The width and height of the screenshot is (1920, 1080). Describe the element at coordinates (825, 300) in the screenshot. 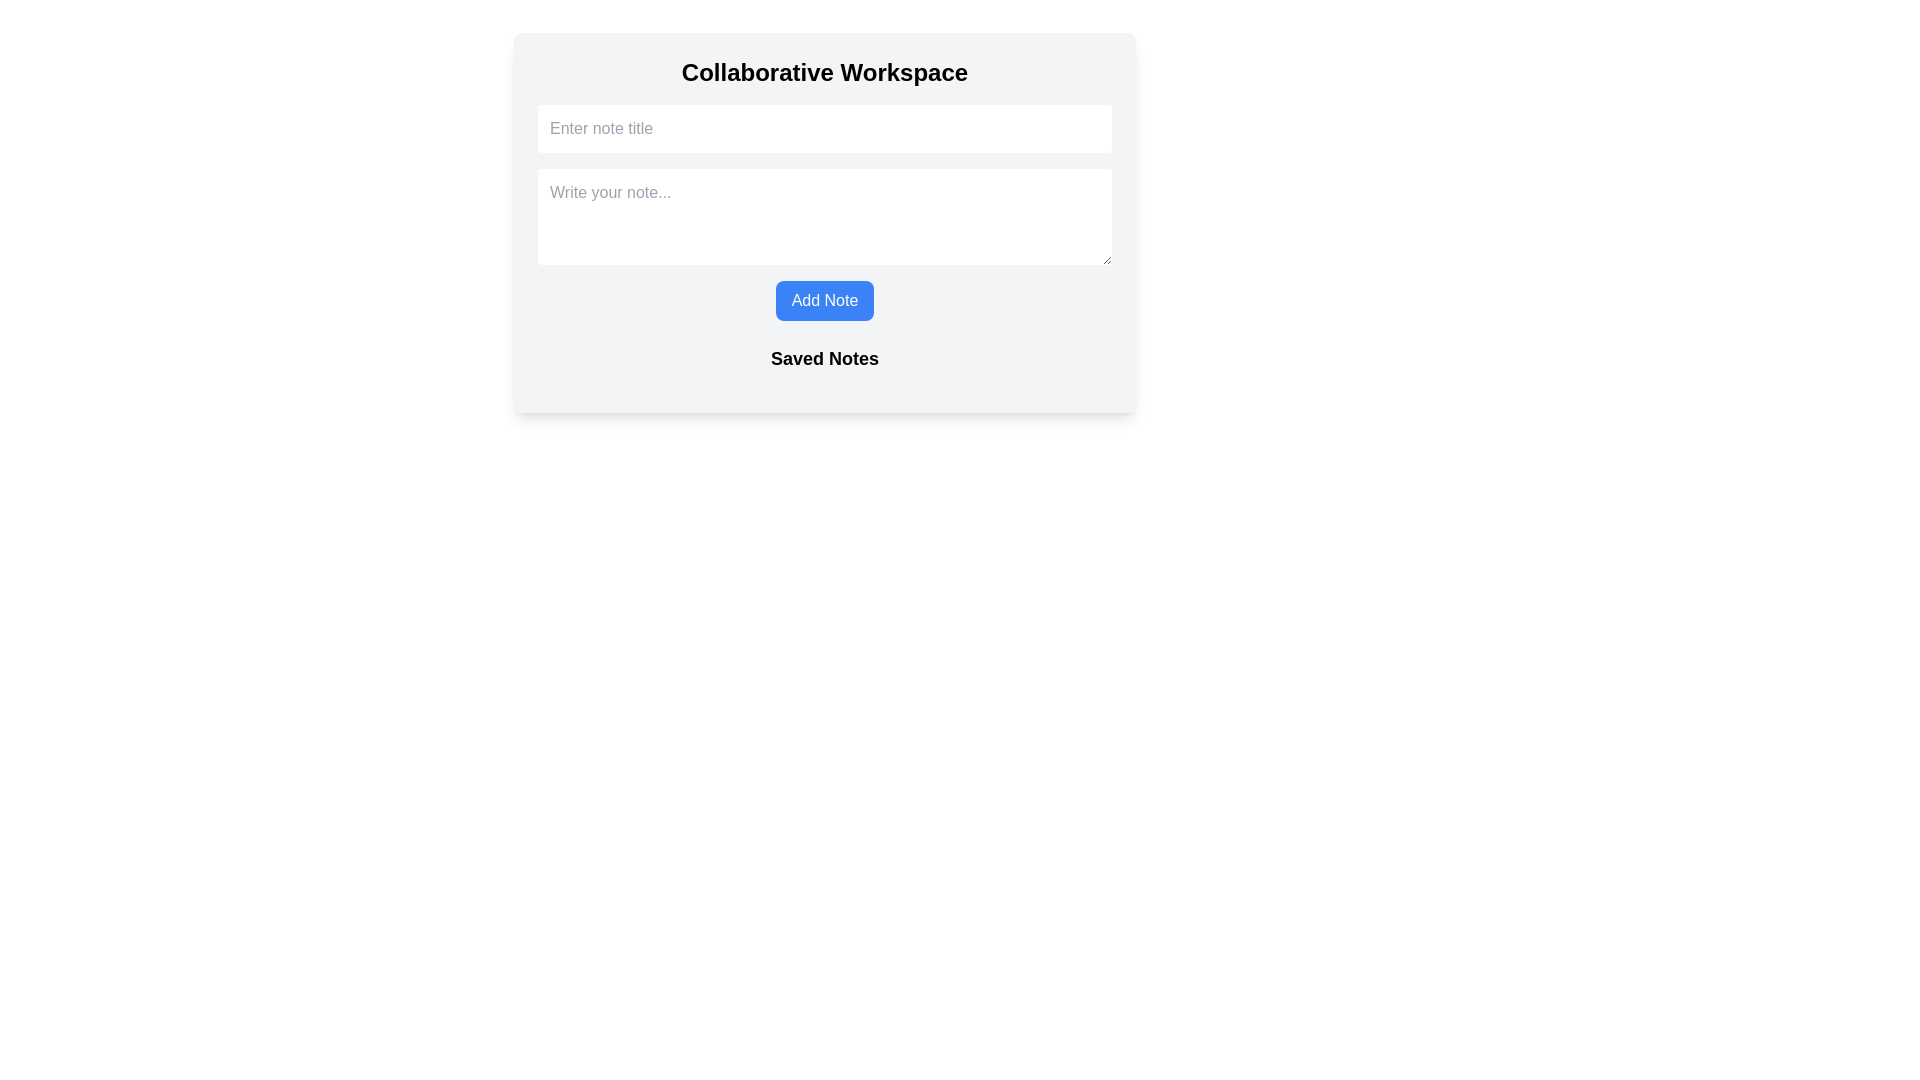

I see `the submit button located at the bottom of the form layout` at that location.